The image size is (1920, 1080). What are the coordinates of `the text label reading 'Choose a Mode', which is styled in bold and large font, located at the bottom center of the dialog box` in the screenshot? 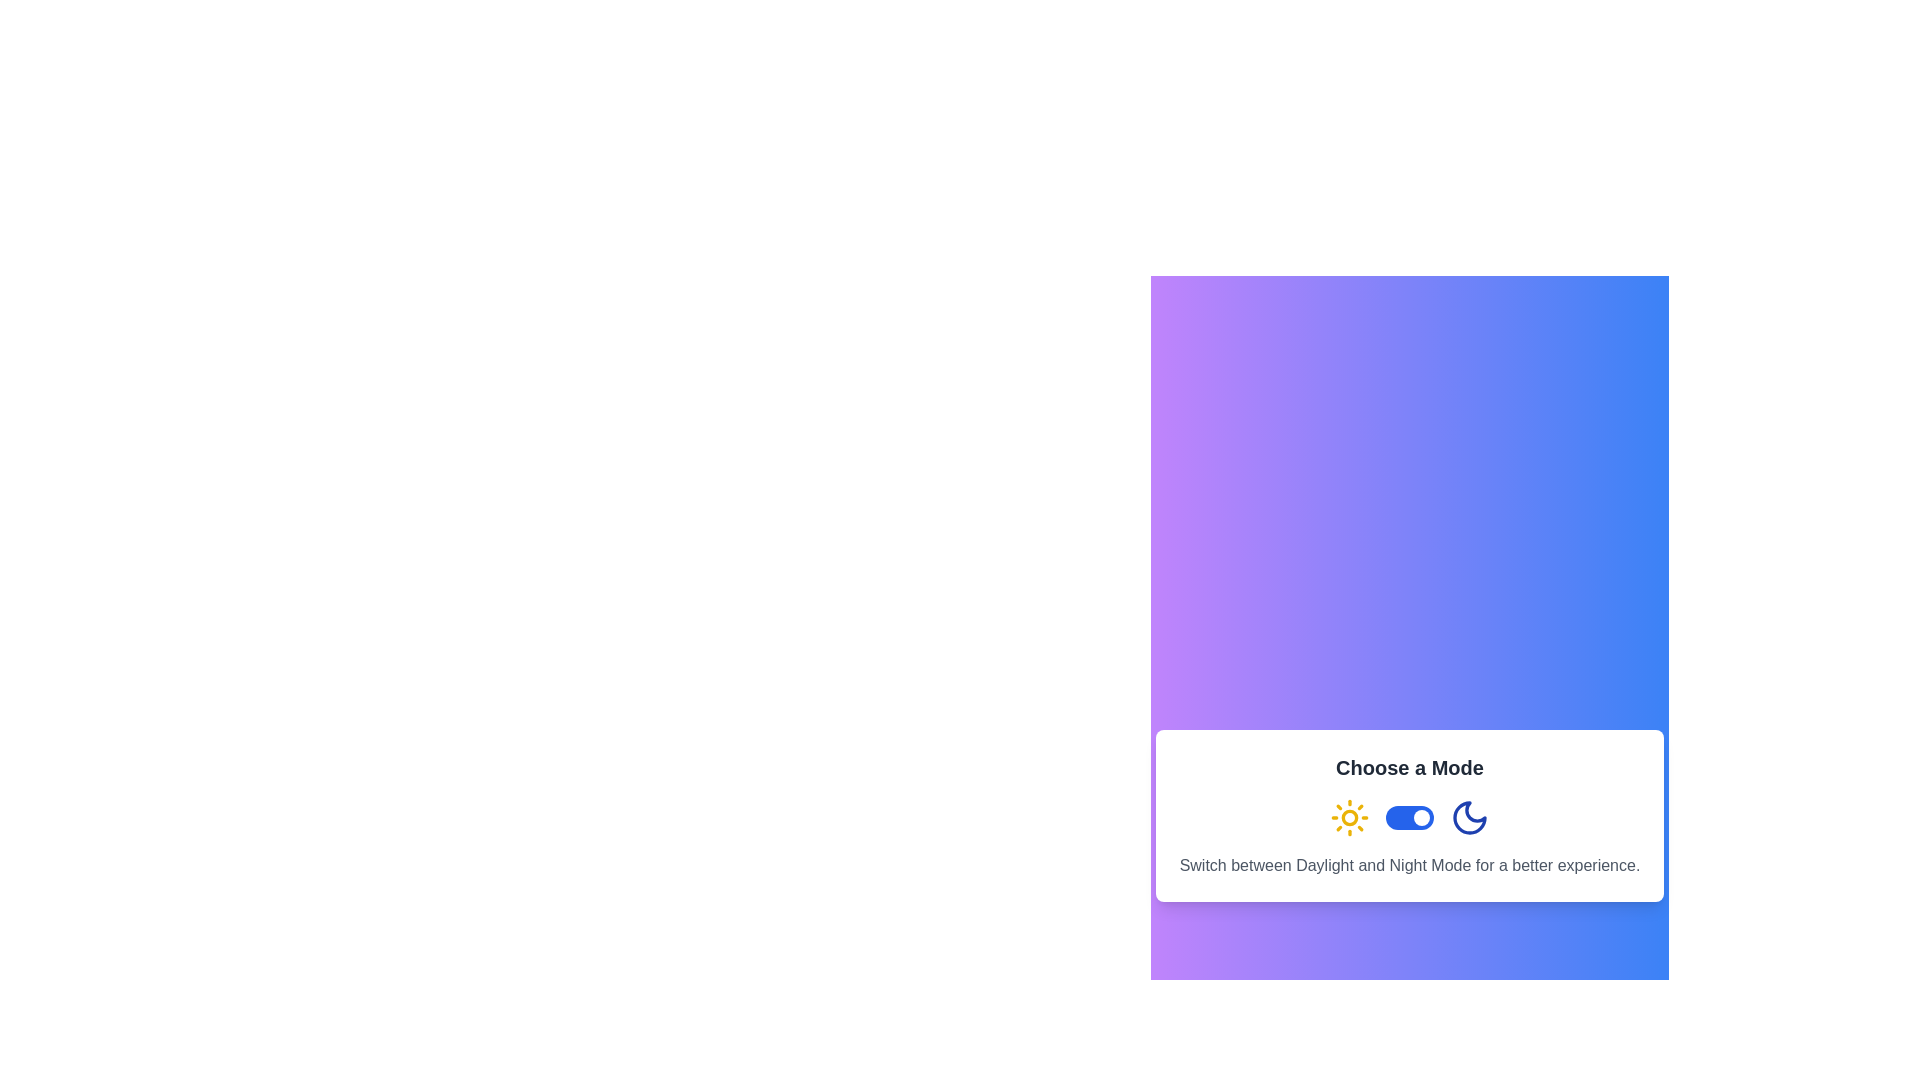 It's located at (1409, 766).